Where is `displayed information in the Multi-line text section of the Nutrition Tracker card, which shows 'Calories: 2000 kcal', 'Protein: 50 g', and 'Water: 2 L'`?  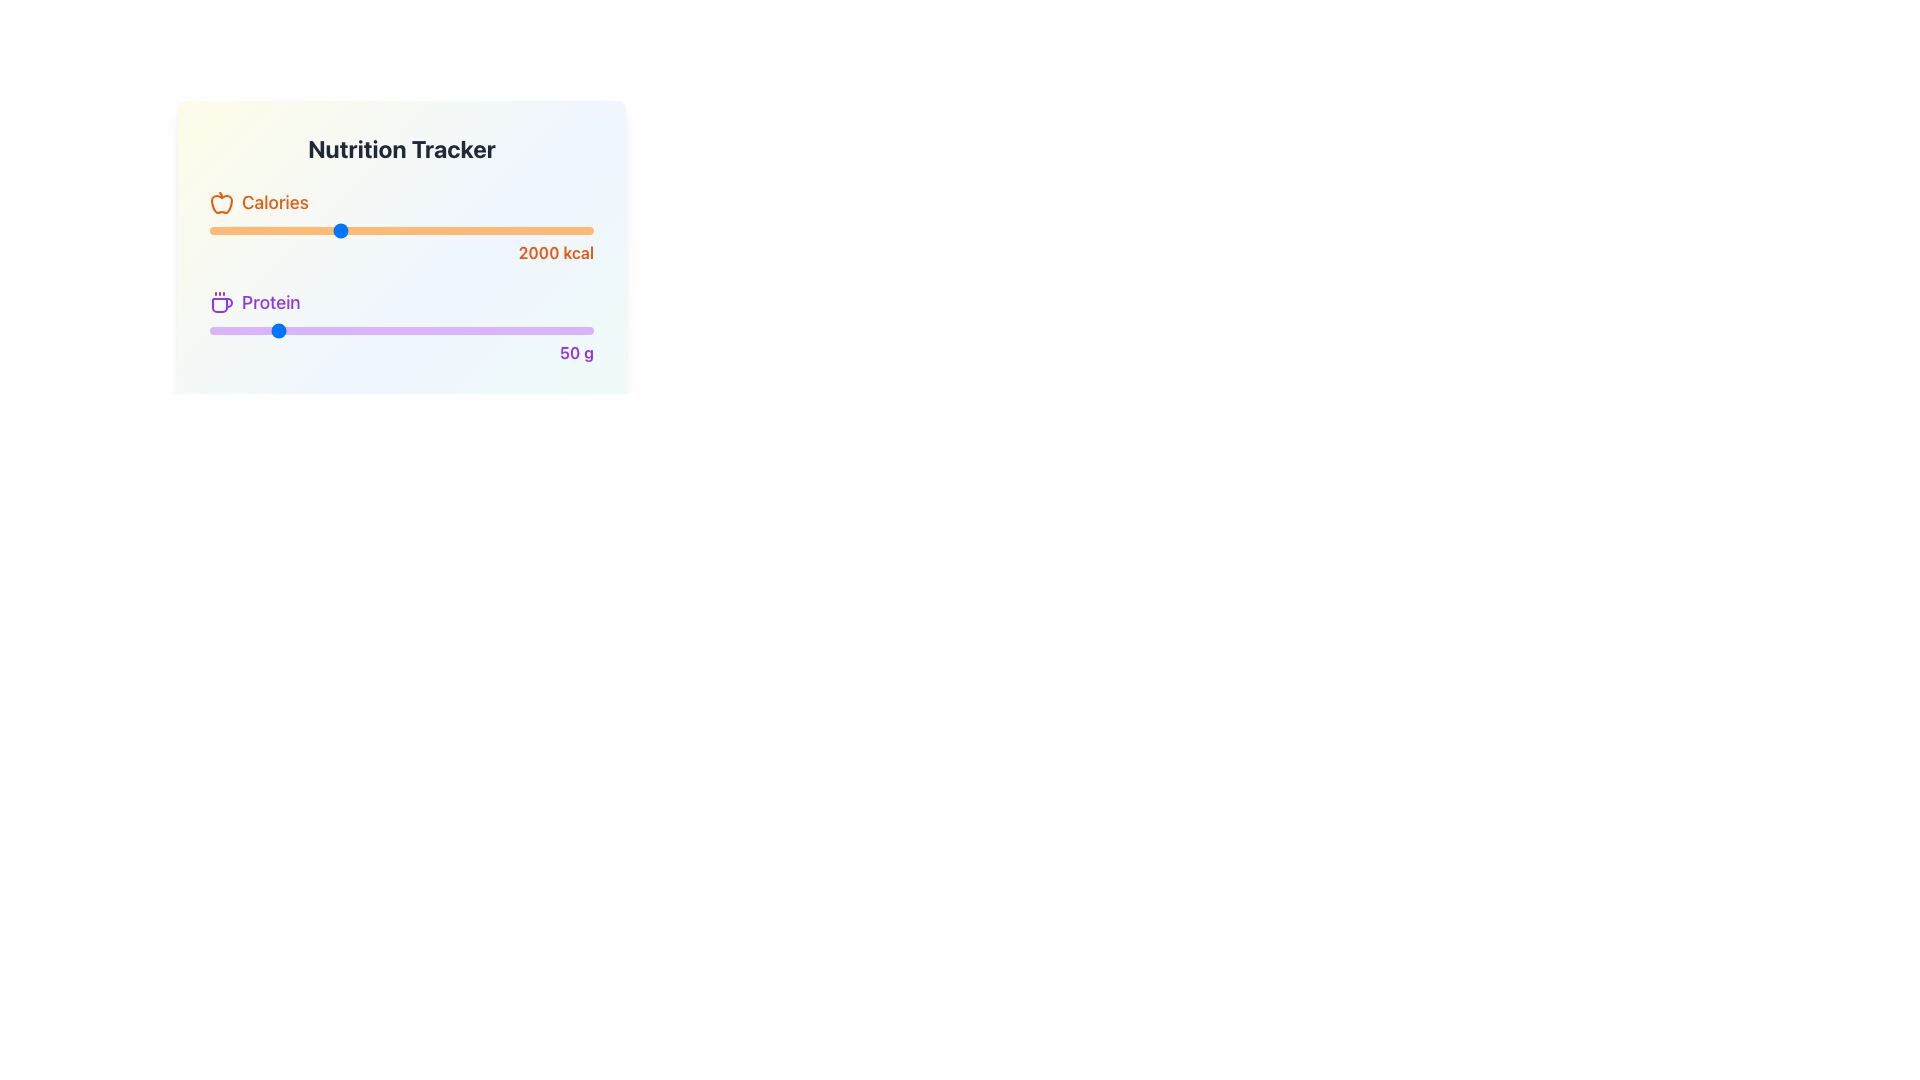
displayed information in the Multi-line text section of the Nutrition Tracker card, which shows 'Calories: 2000 kcal', 'Protein: 50 g', and 'Water: 2 L' is located at coordinates (401, 326).